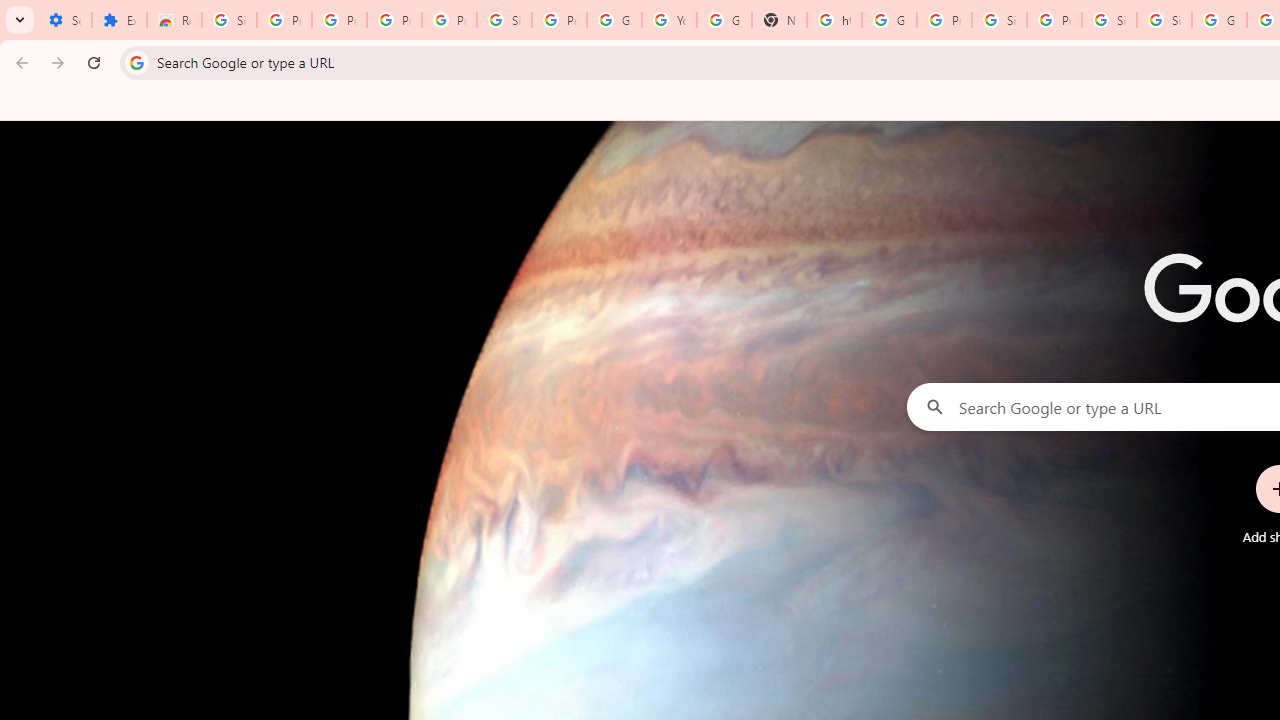  I want to click on 'New Tab', so click(778, 20).